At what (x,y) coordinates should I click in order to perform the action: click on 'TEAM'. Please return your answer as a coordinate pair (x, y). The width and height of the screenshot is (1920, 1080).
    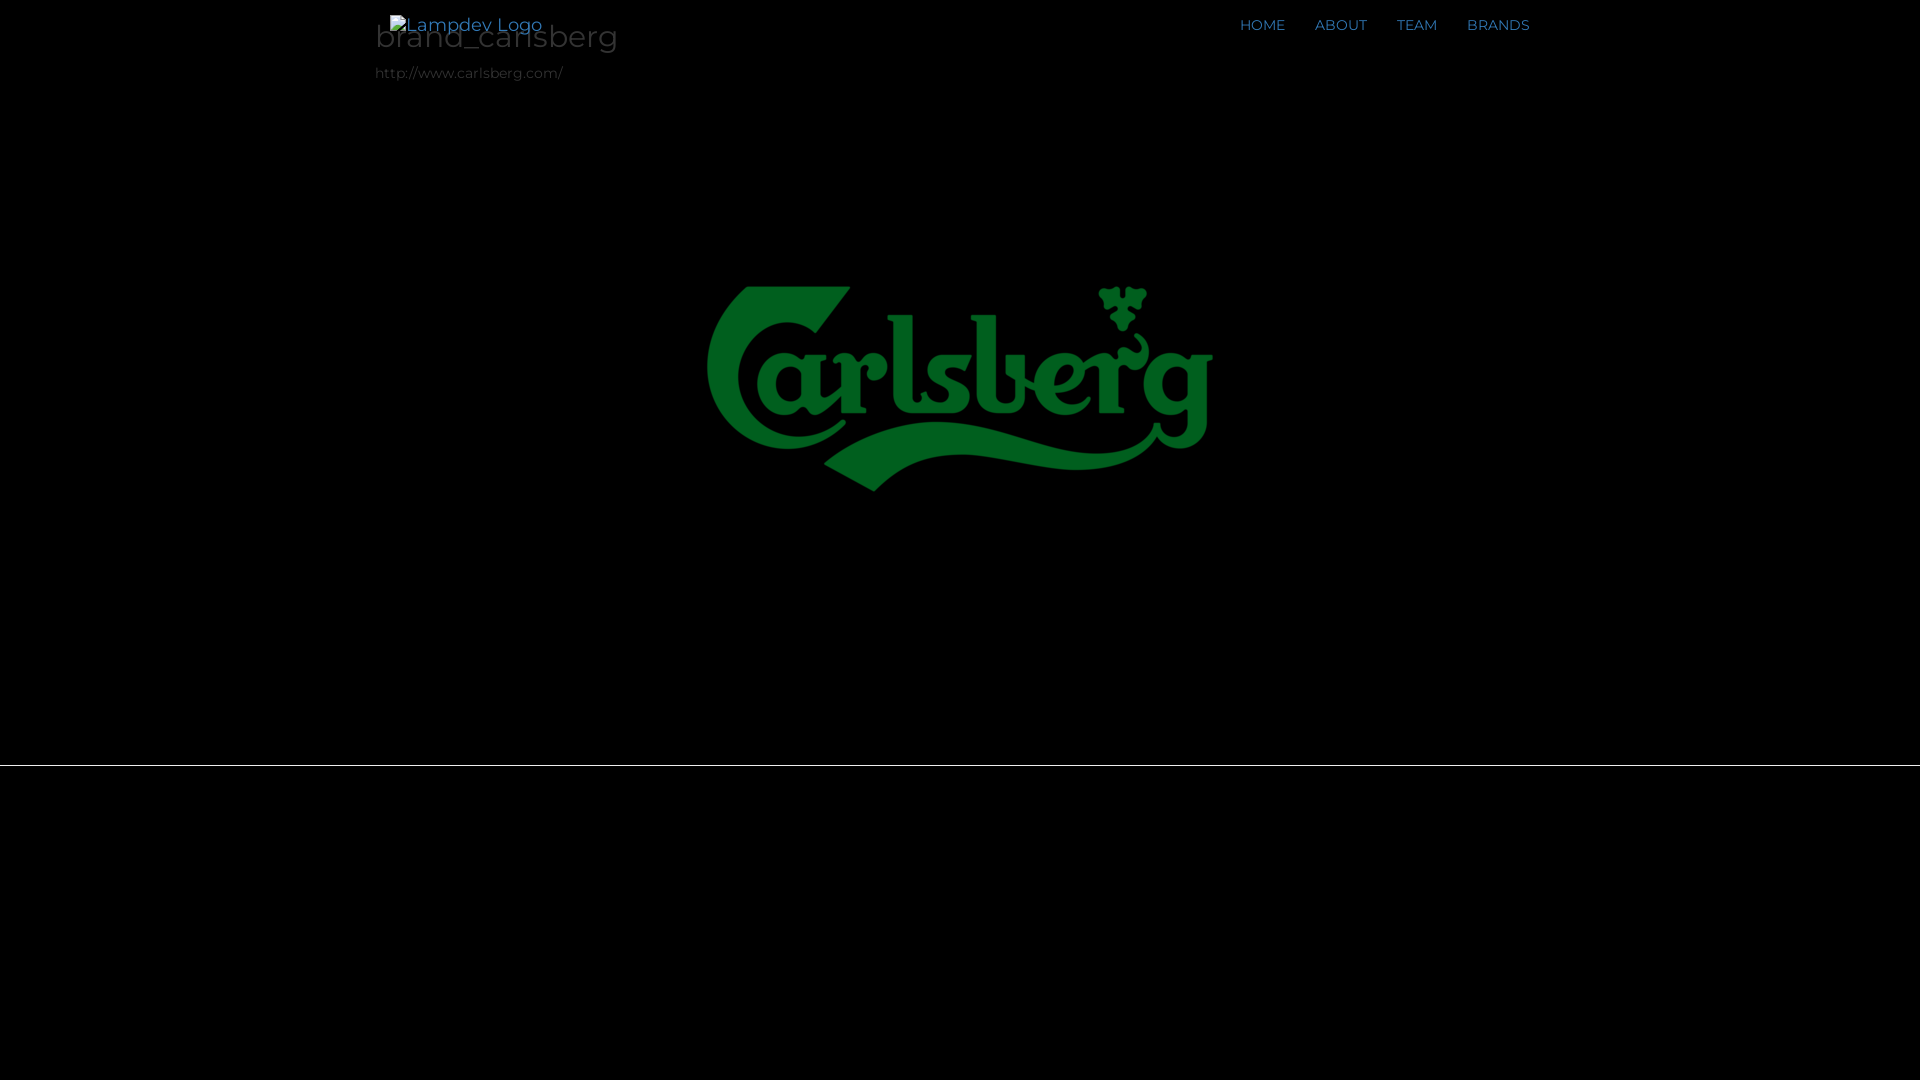
    Looking at the image, I should click on (1415, 24).